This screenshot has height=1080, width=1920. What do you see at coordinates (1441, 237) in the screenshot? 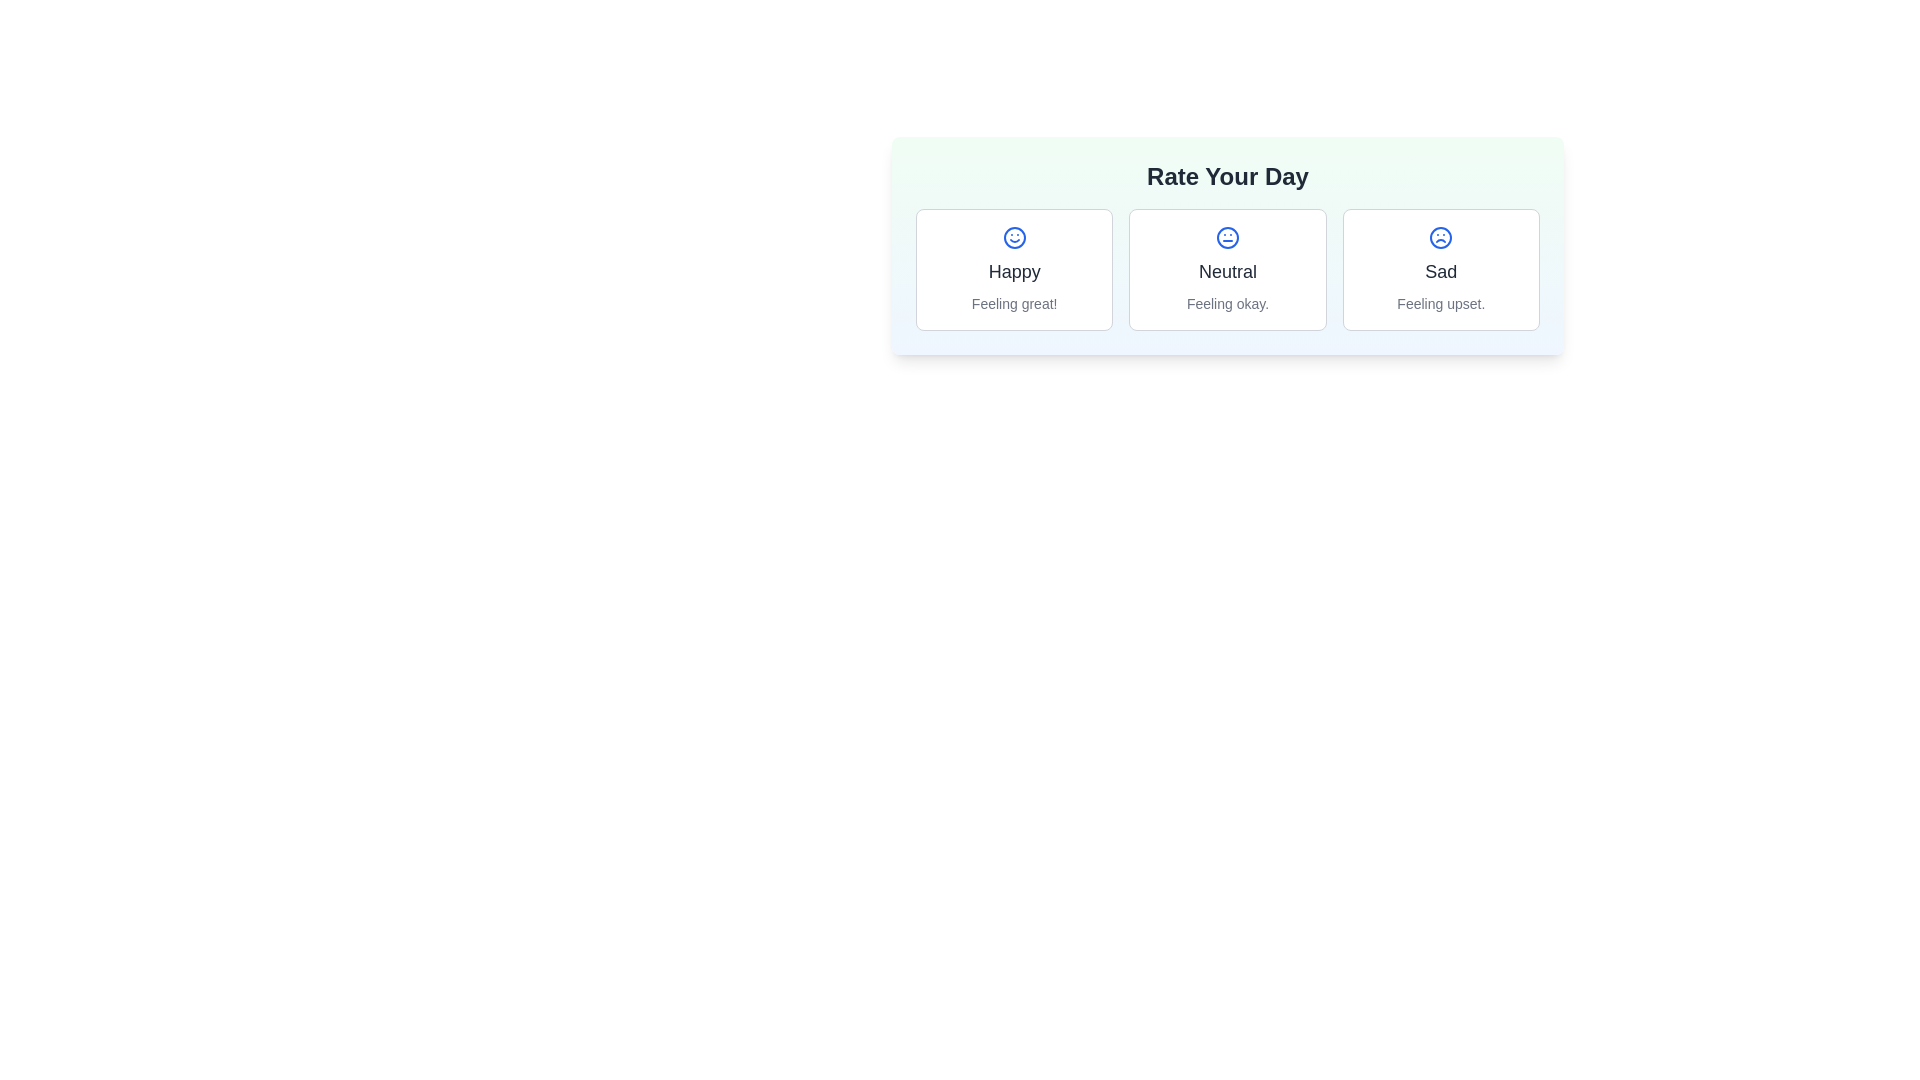
I see `the circular sad face icon, which is blue in color and located at the top section of the card labeled 'Sad'` at bounding box center [1441, 237].